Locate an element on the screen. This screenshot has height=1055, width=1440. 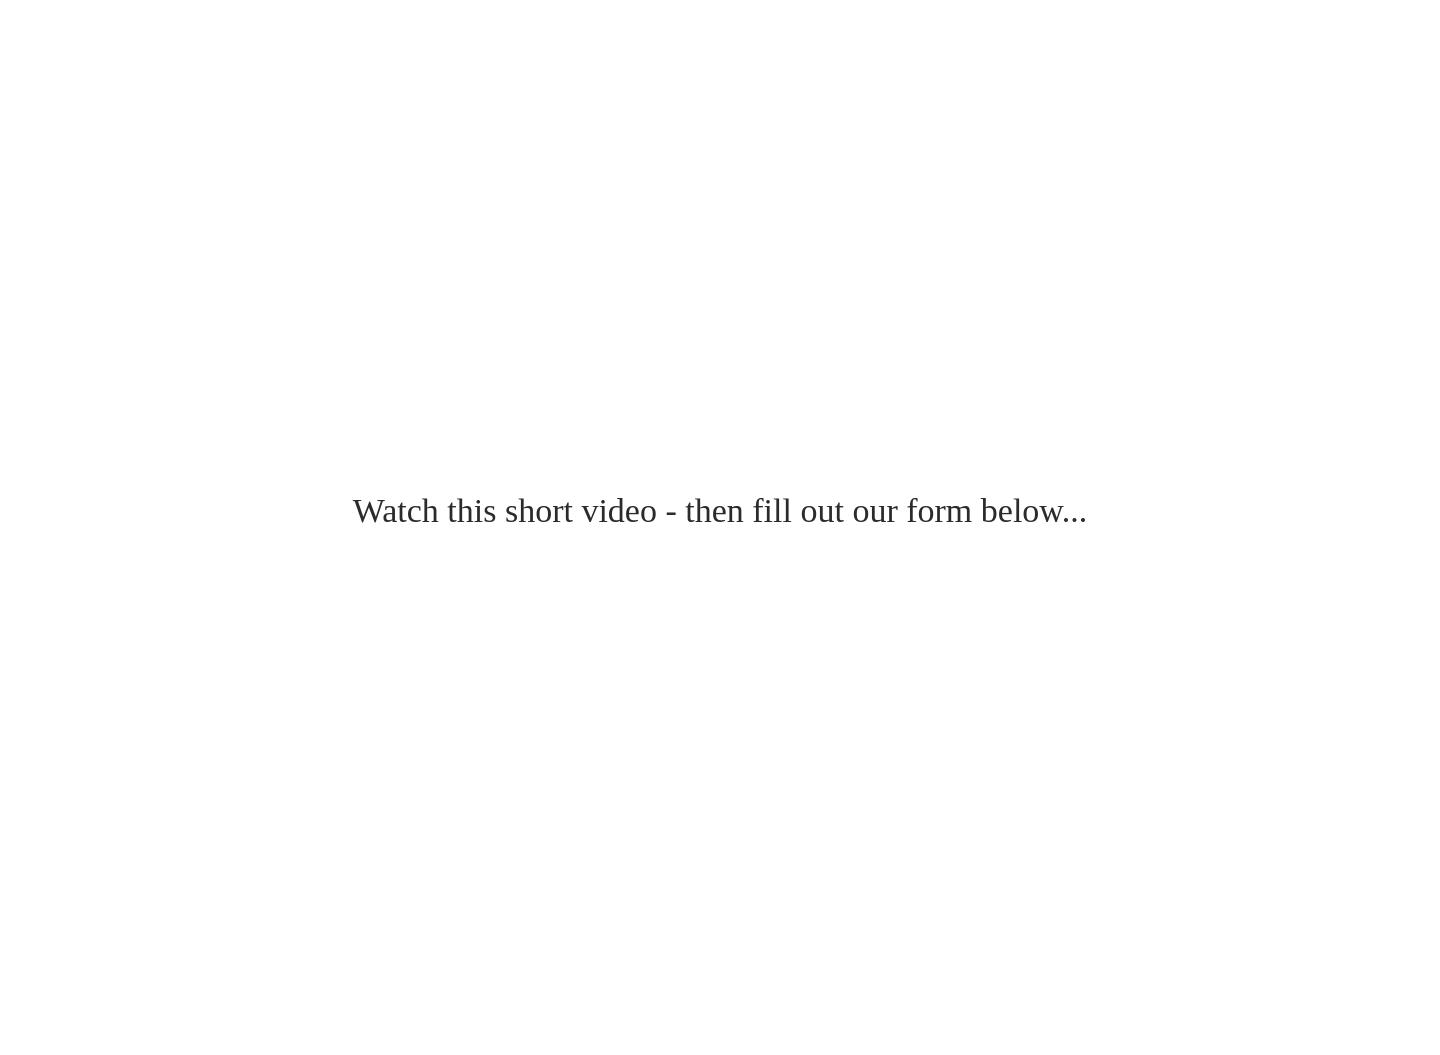
'Our clients are able to minimize other advertising methods when we make their business grow and rank high on Google. If you’re not investing in your website – you’re losing money each day.' is located at coordinates (1192, 84).